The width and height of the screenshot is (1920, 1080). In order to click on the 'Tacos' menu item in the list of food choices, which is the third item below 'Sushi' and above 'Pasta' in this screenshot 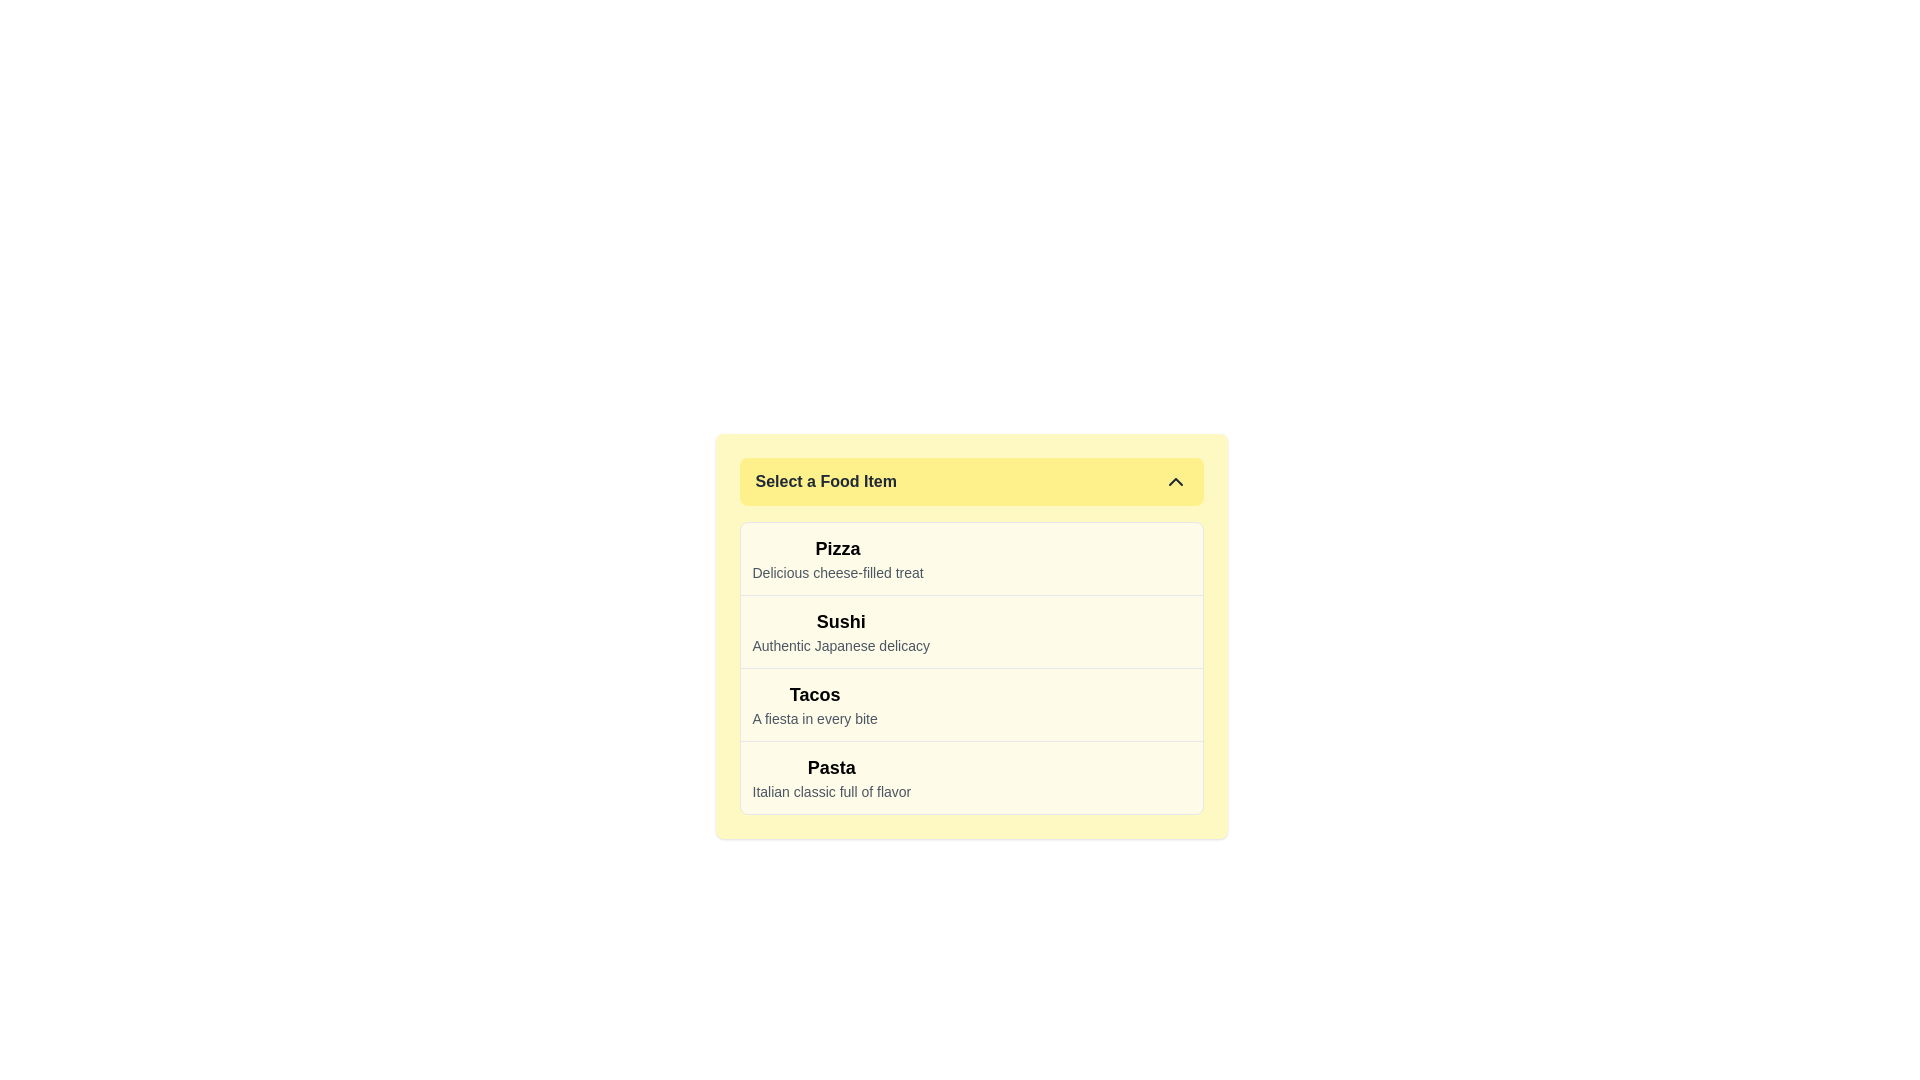, I will do `click(815, 693)`.